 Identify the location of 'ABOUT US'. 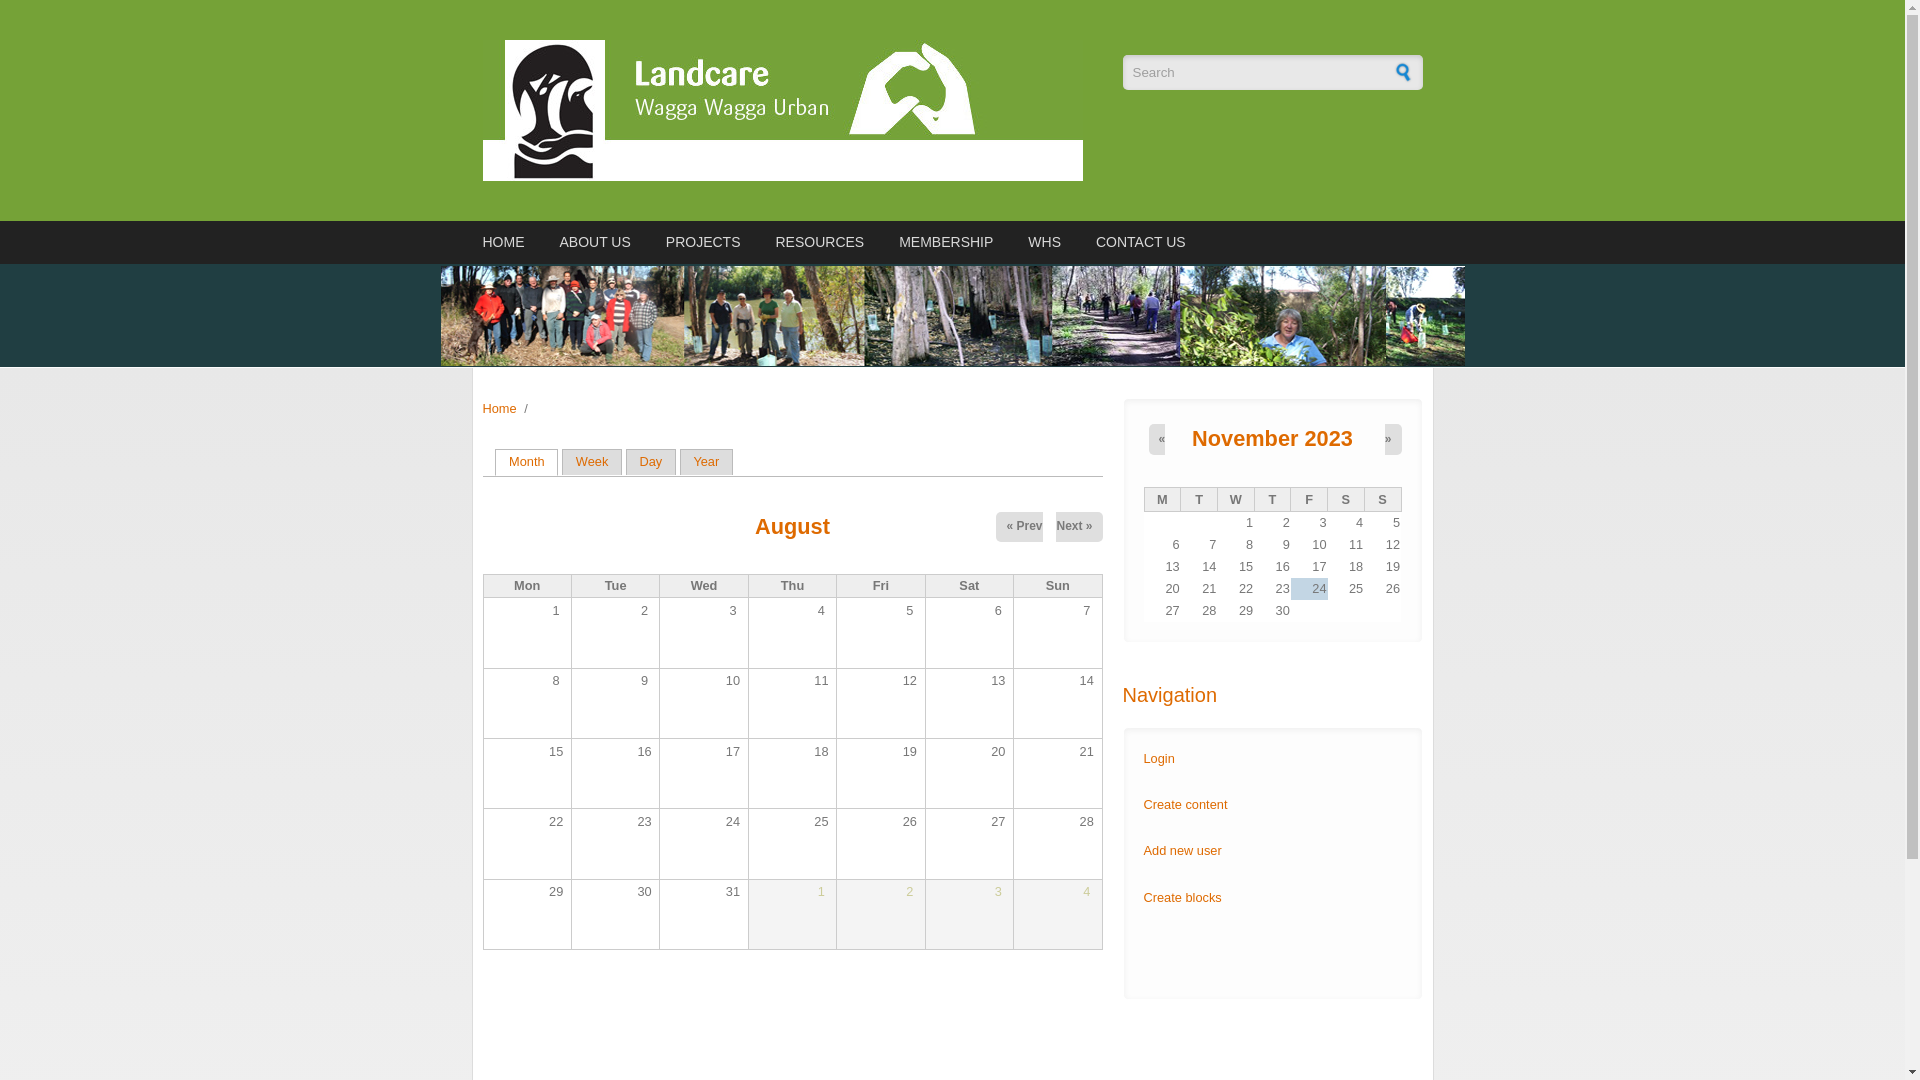
(593, 241).